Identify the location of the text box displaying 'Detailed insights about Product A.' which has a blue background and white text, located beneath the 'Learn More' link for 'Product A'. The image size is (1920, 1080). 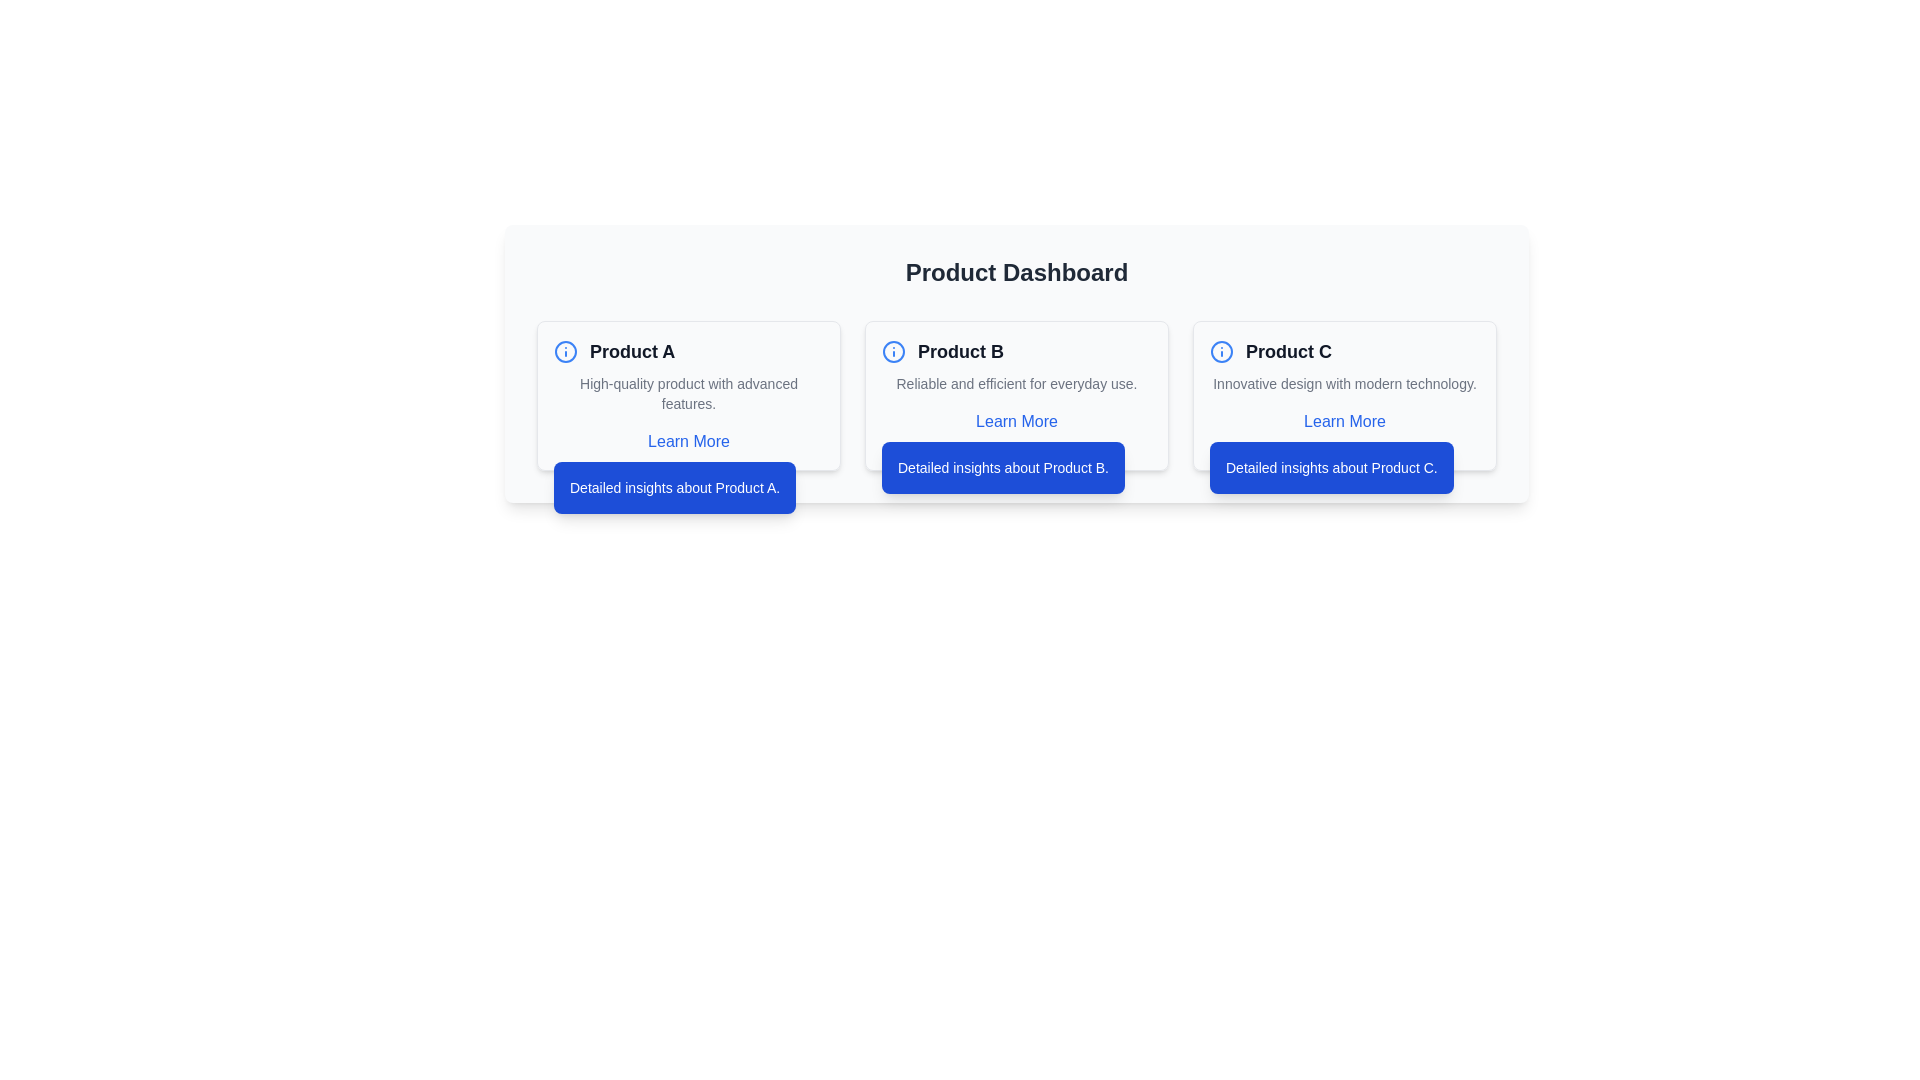
(675, 488).